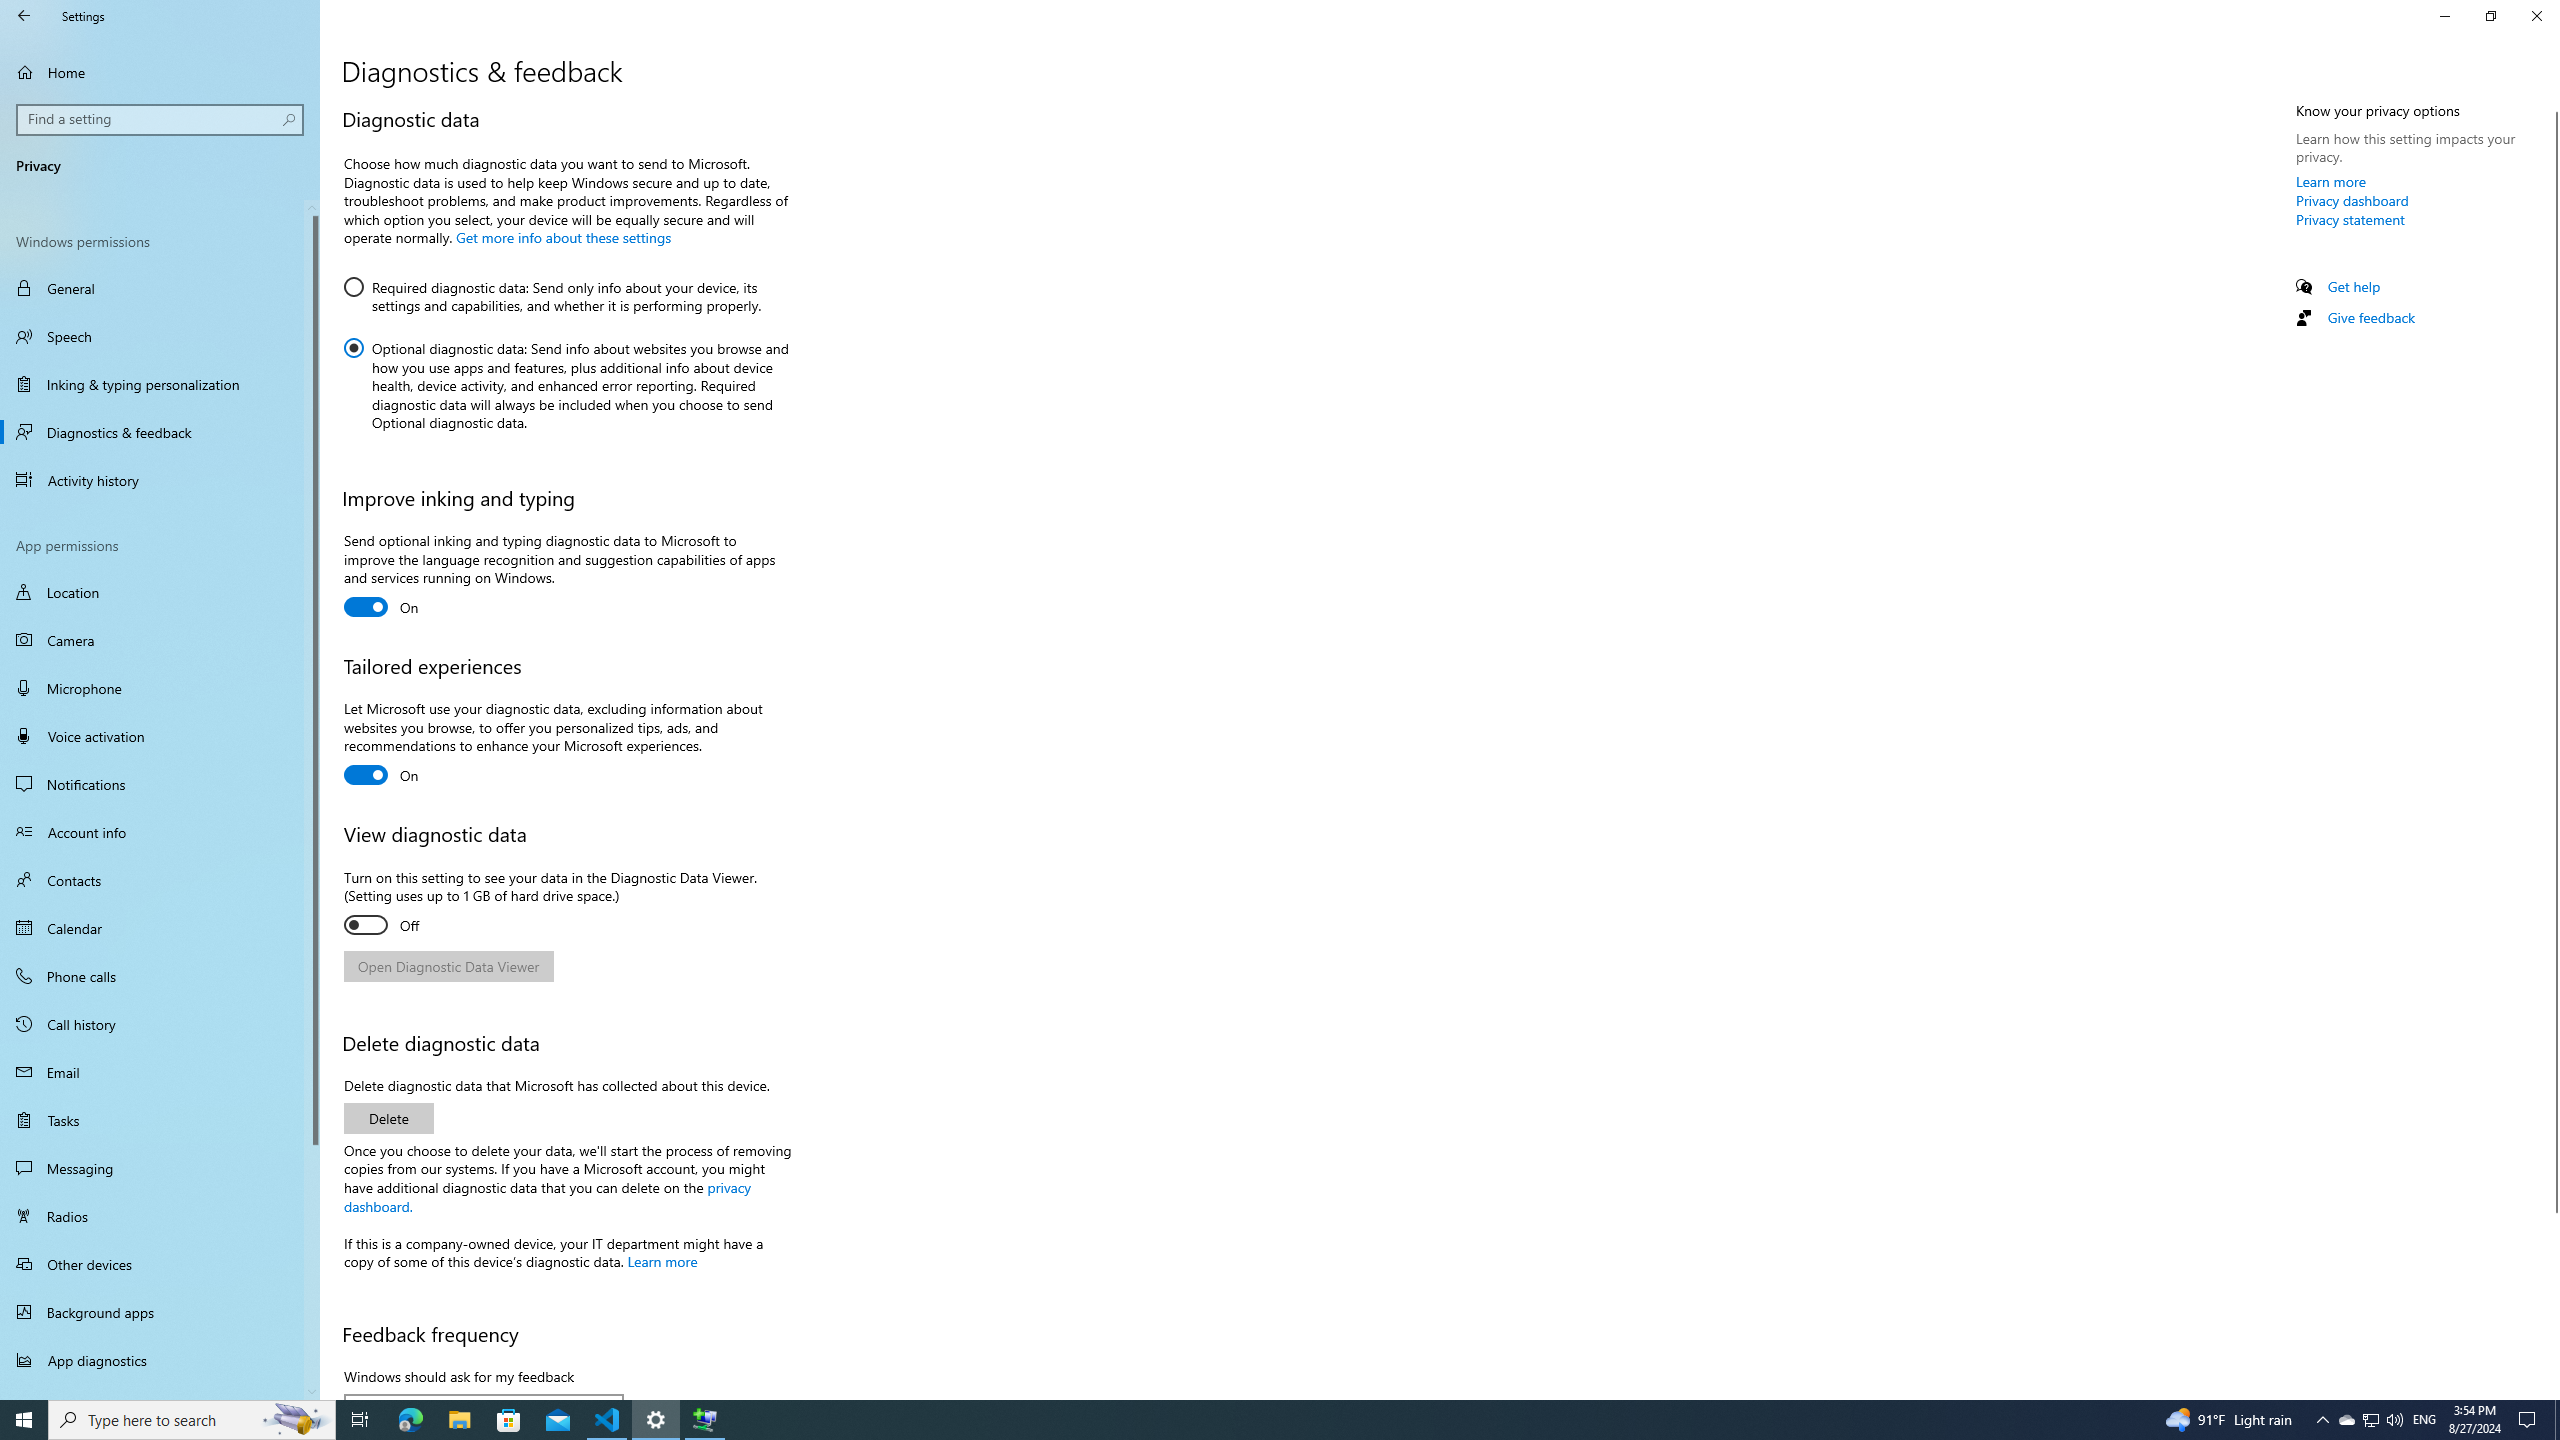  What do you see at coordinates (482, 1395) in the screenshot?
I see `'Windows should ask for my feedback'` at bounding box center [482, 1395].